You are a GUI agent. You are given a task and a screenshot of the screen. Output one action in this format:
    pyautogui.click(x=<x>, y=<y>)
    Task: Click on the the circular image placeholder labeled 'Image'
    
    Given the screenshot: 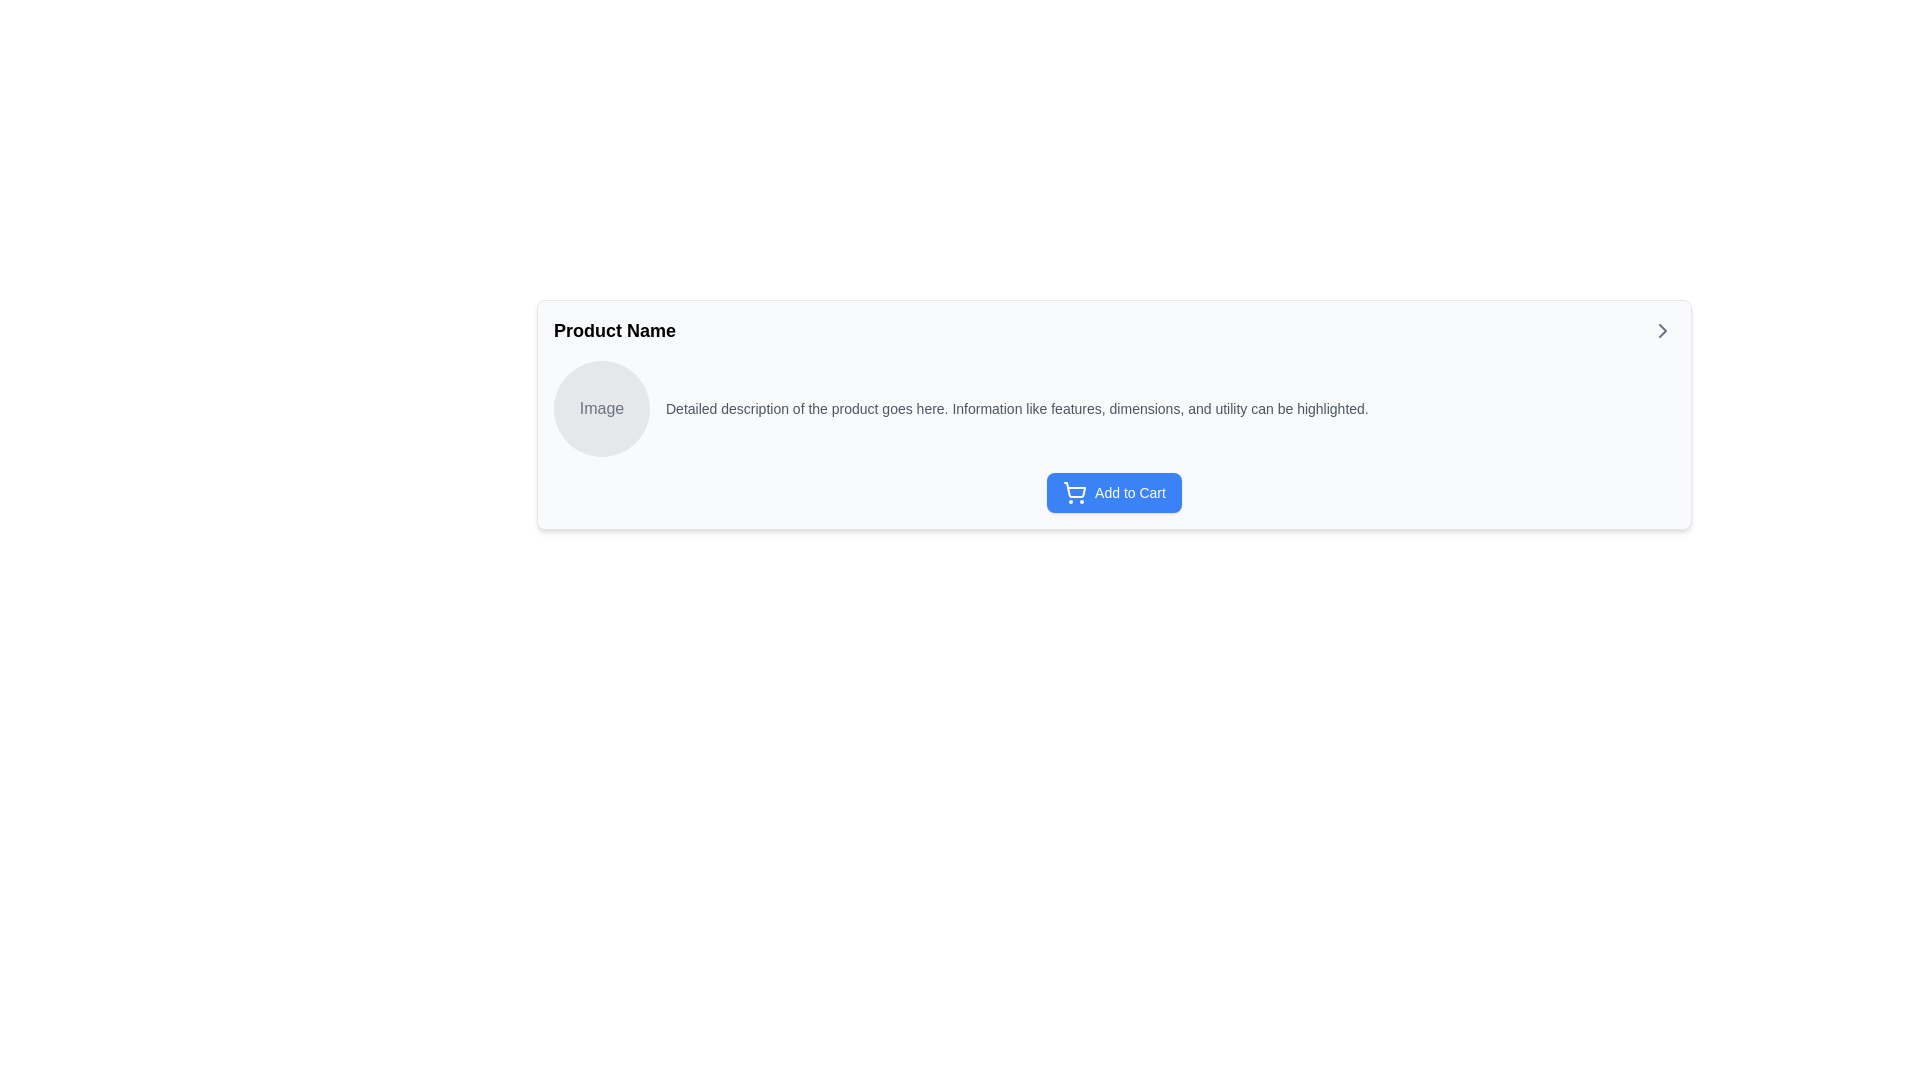 What is the action you would take?
    pyautogui.click(x=600, y=407)
    